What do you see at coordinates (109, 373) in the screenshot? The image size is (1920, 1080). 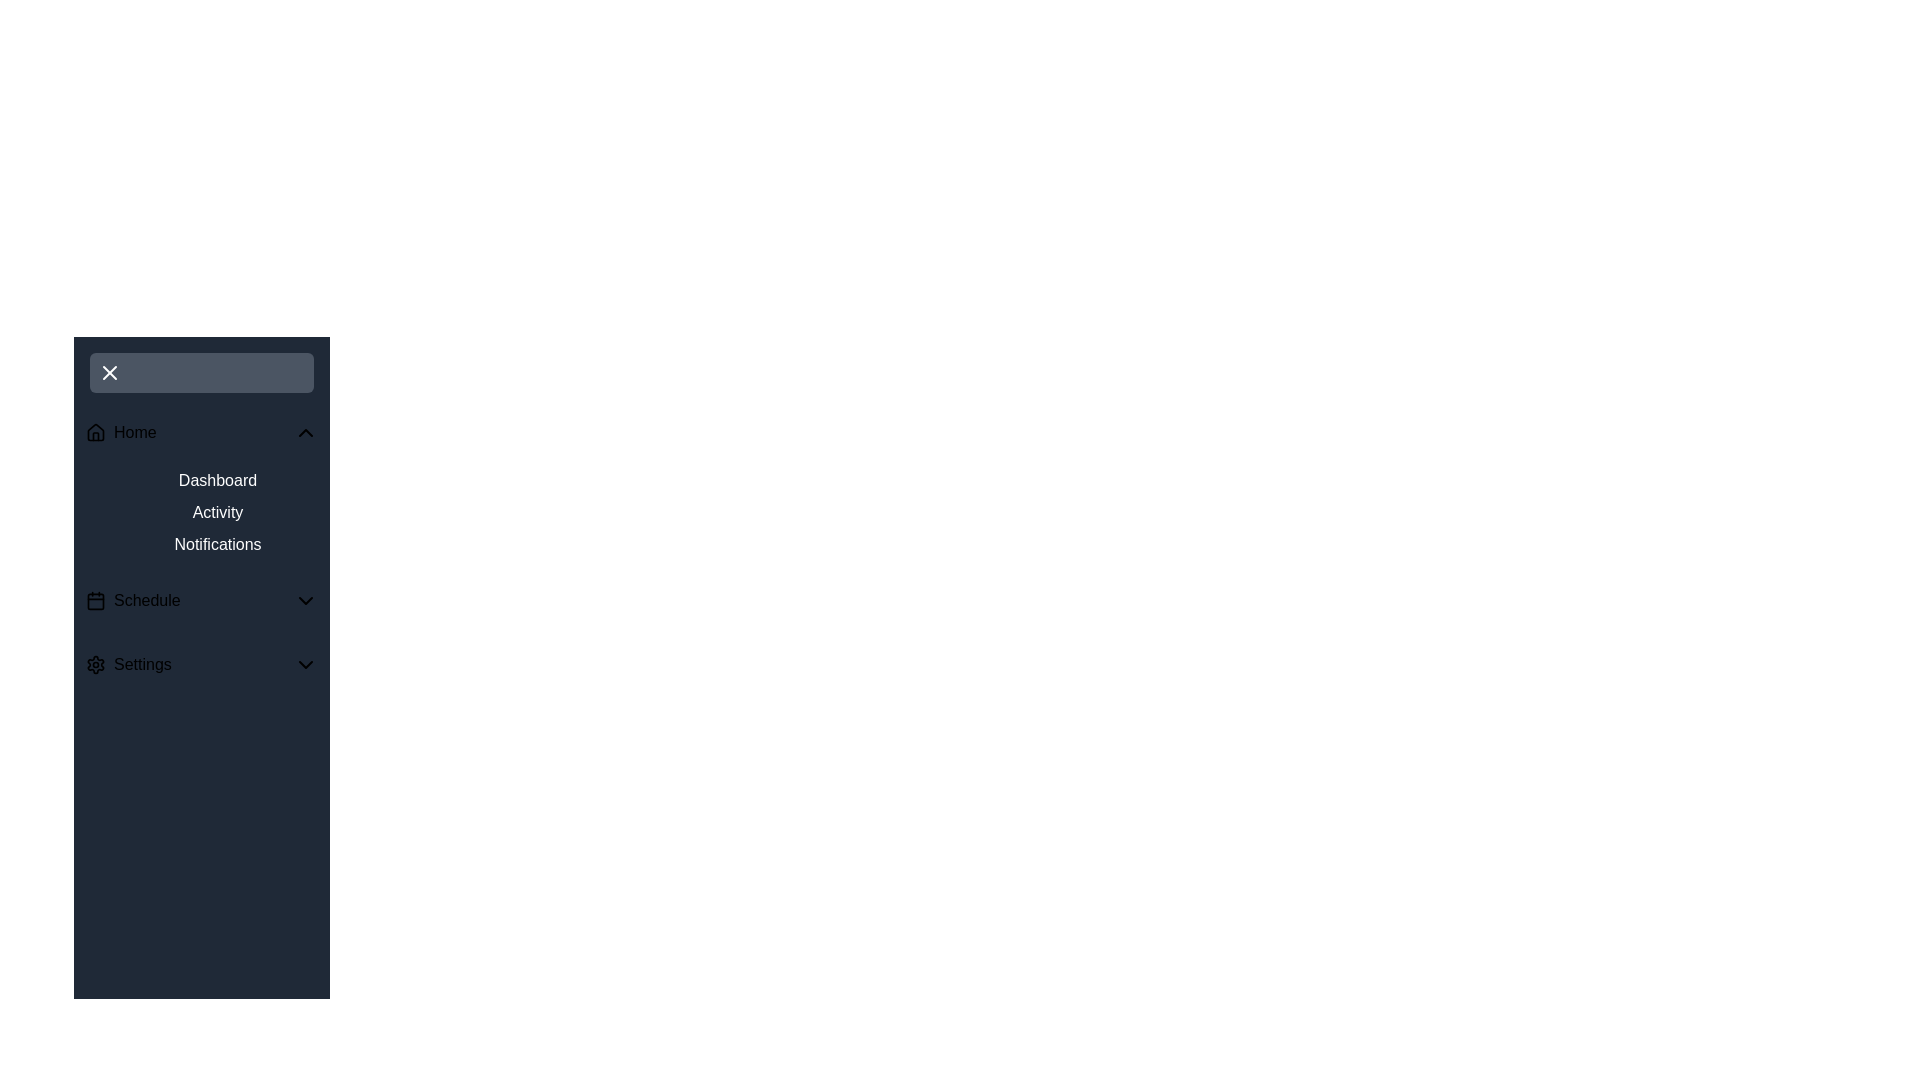 I see `the 'X' icon within the dark gray button at the top-left section of the interface` at bounding box center [109, 373].